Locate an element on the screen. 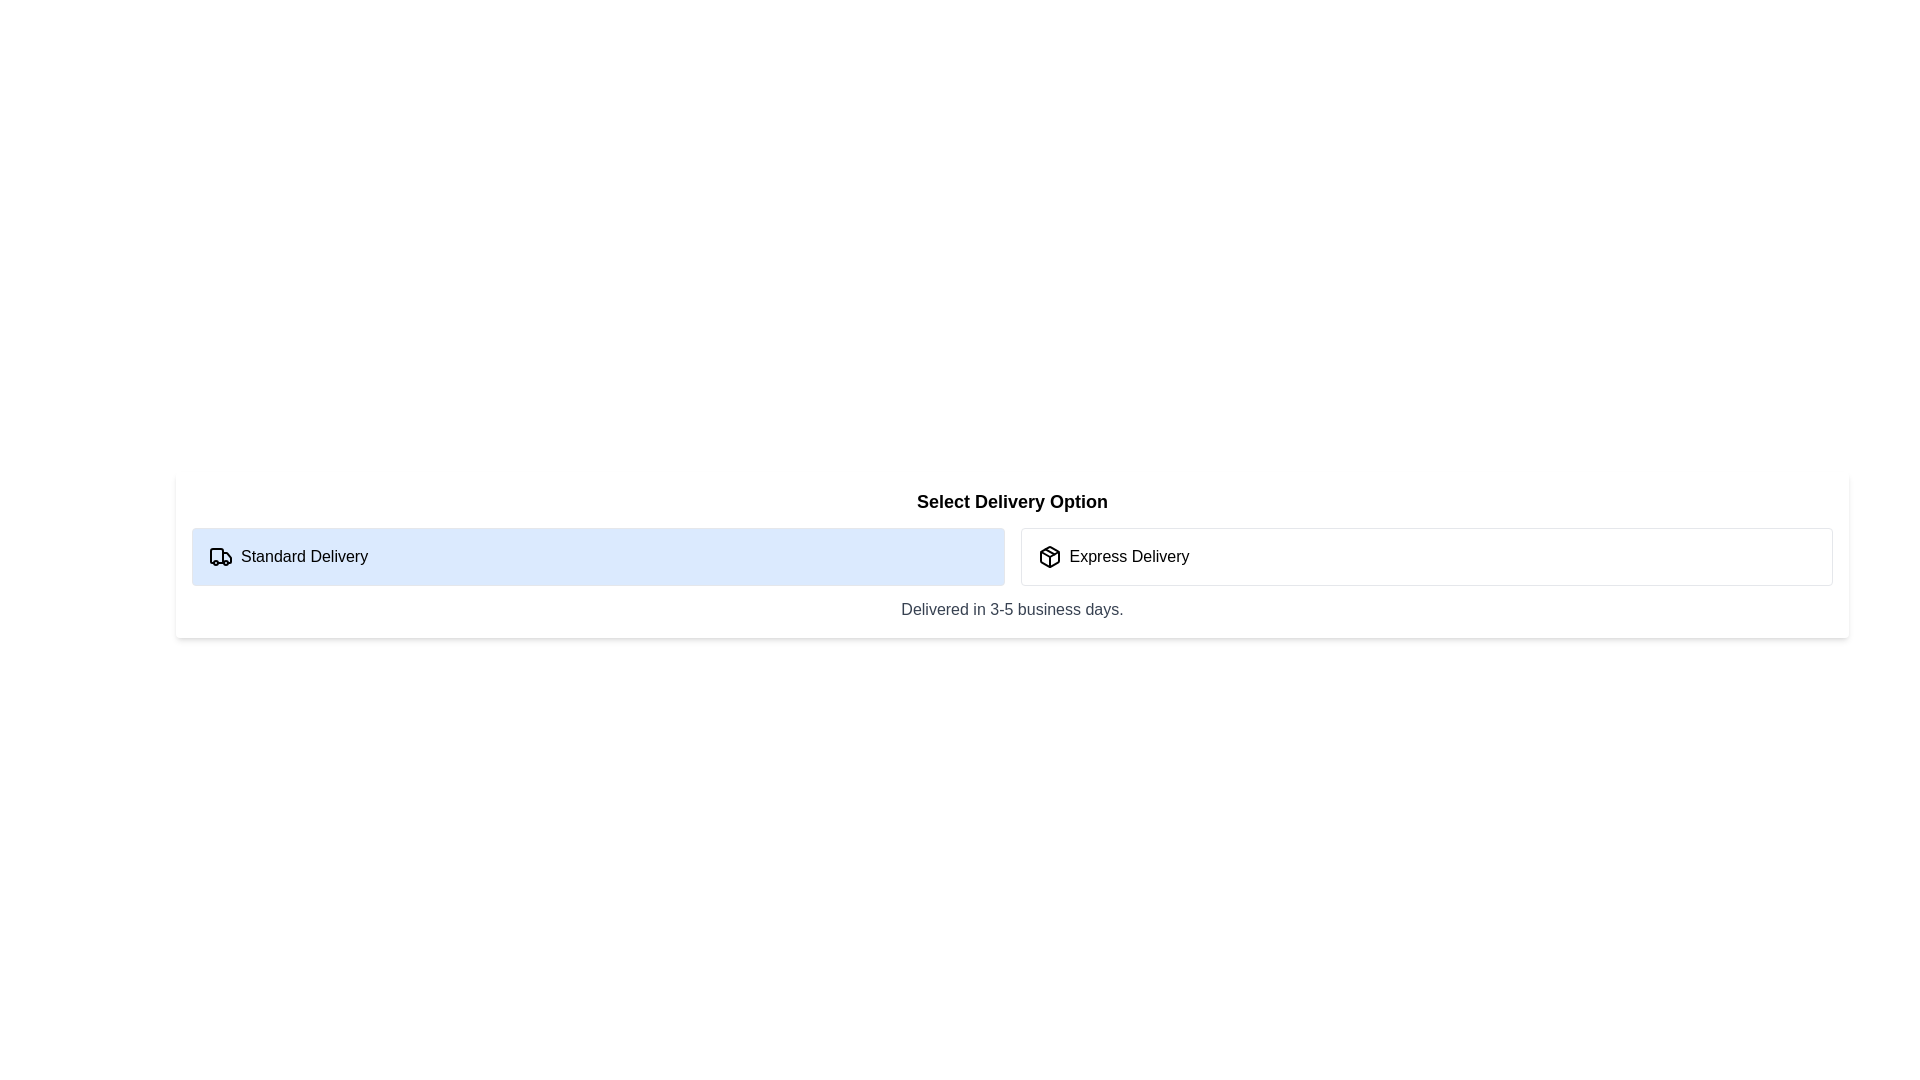 The width and height of the screenshot is (1920, 1080). the express delivery text label is located at coordinates (1129, 556).